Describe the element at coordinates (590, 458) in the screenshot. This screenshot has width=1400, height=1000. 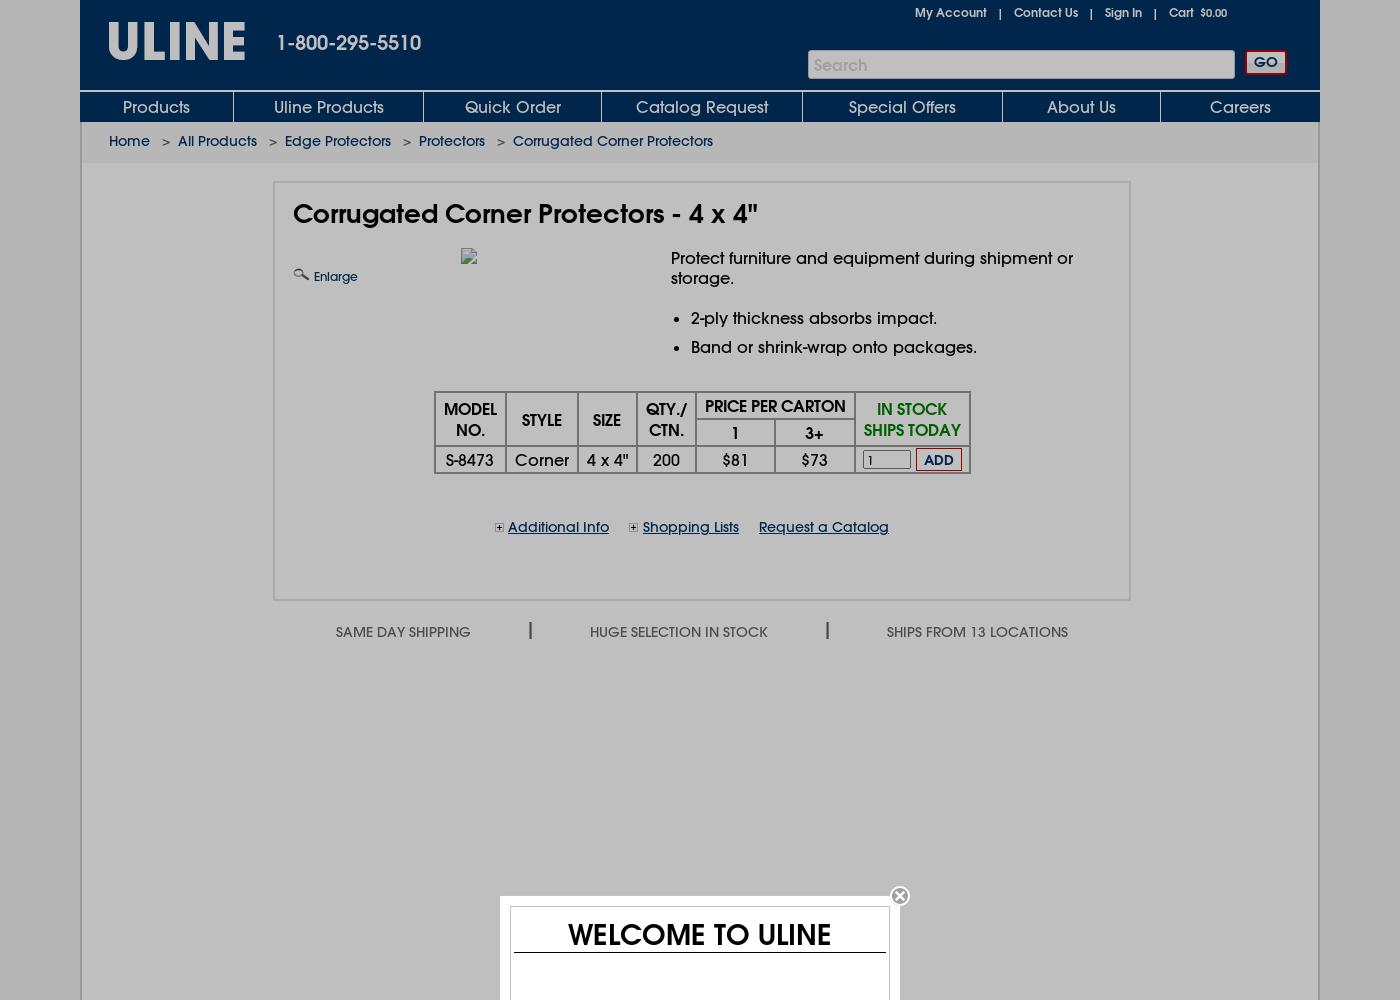
I see `'4'` at that location.